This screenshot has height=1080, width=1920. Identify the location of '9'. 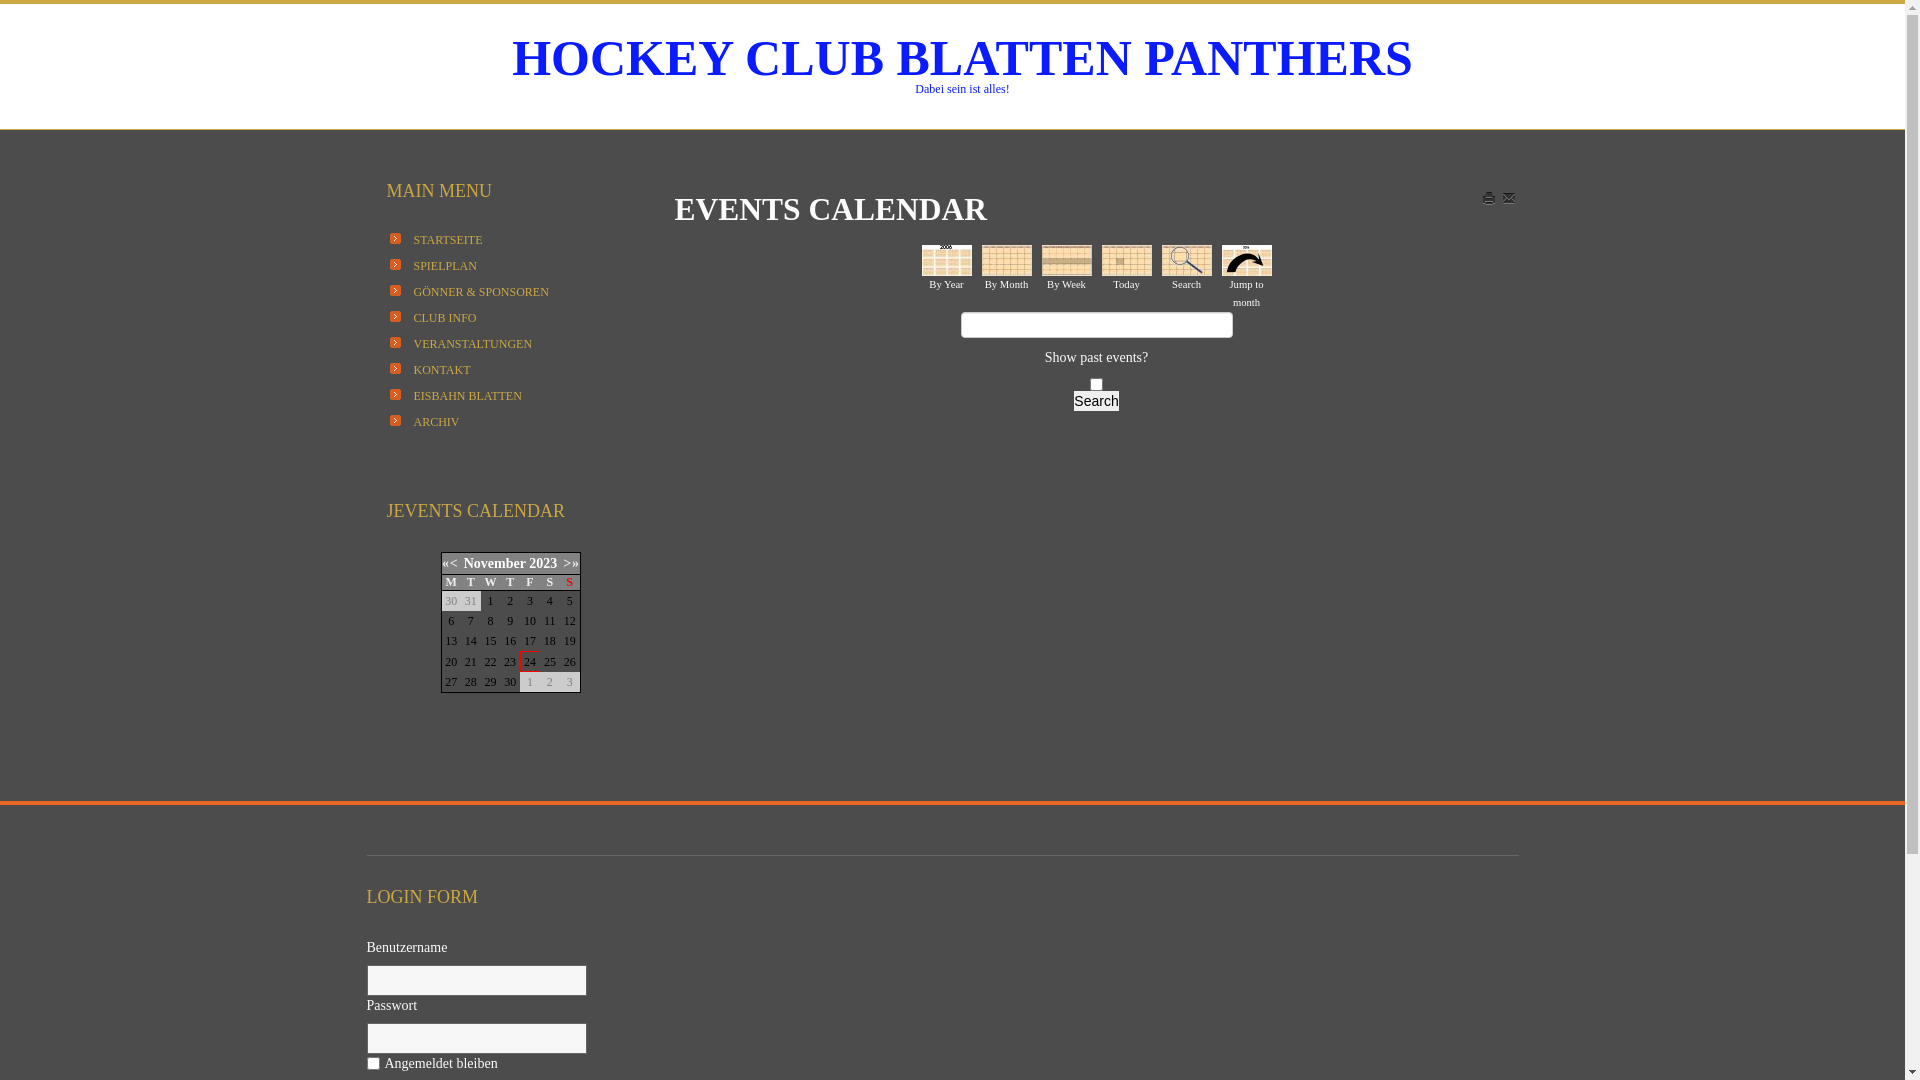
(507, 620).